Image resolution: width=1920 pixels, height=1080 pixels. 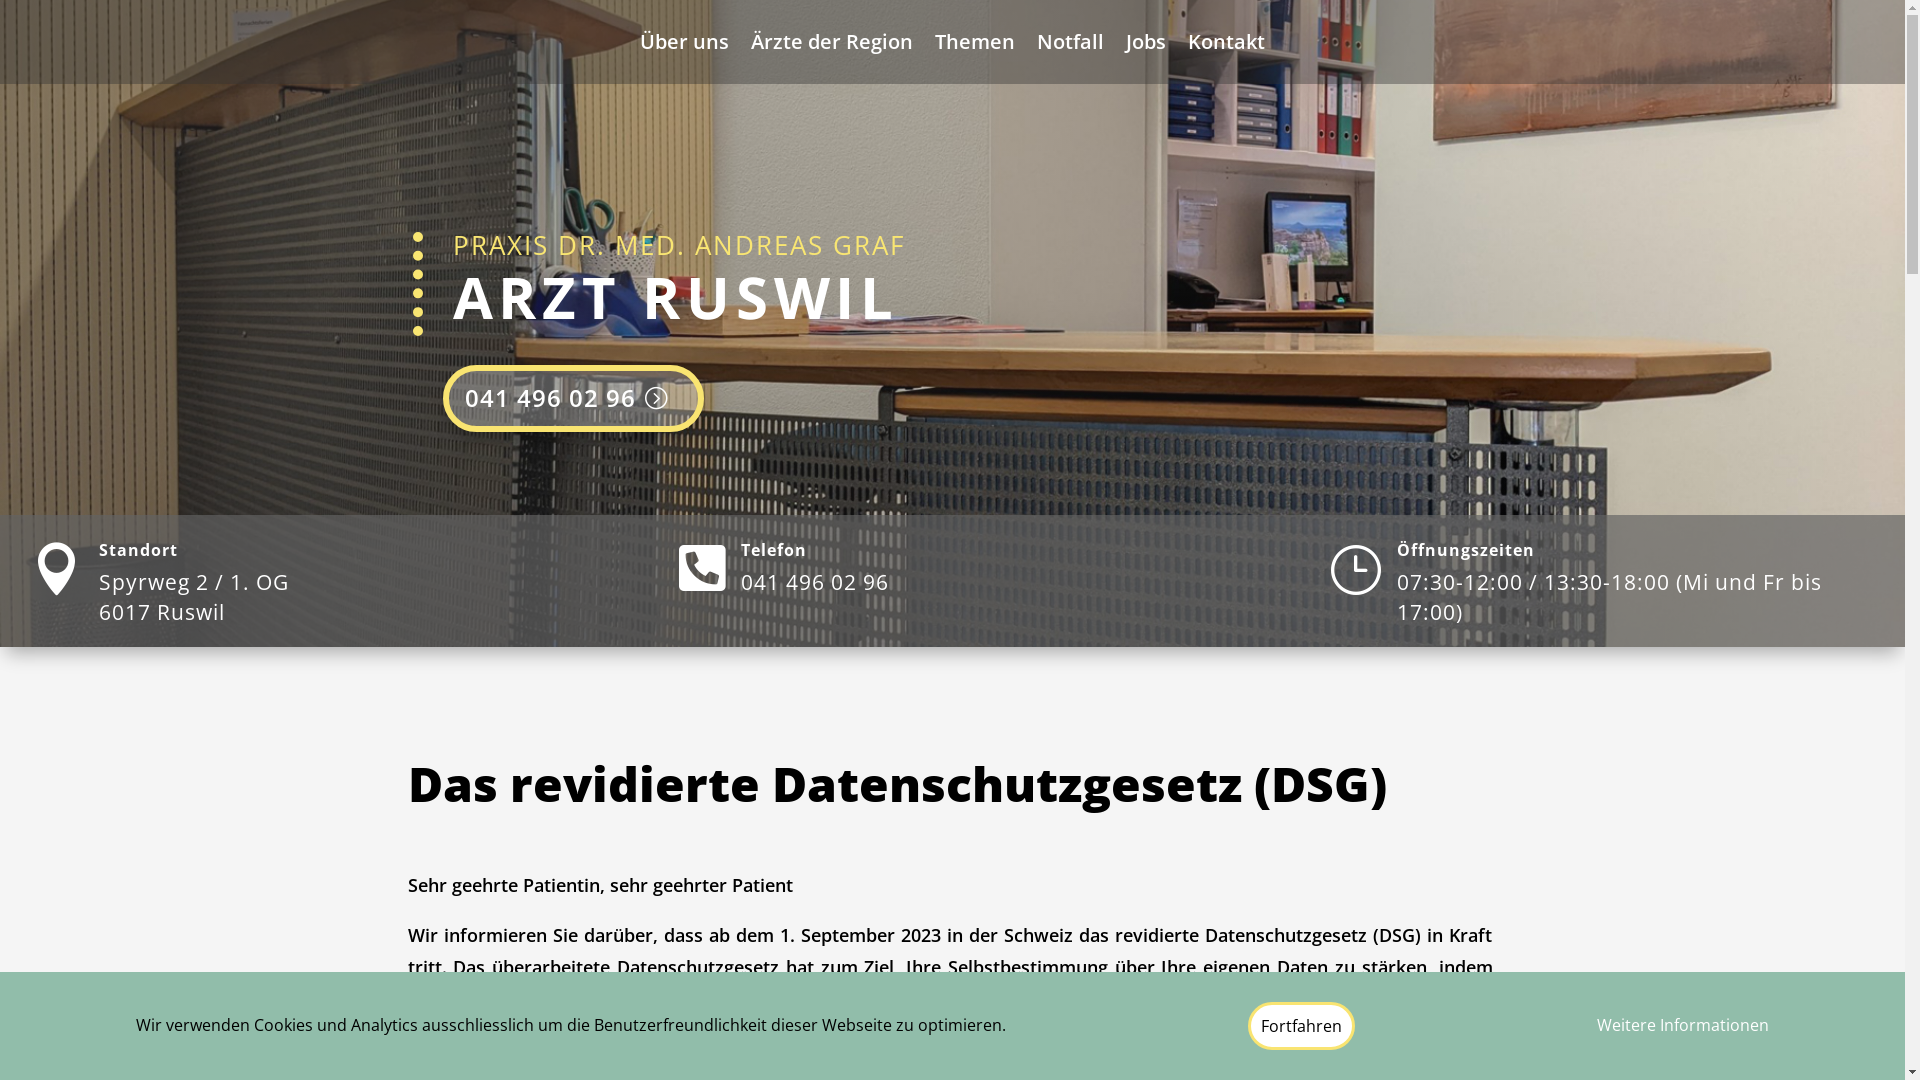 What do you see at coordinates (1301, 1026) in the screenshot?
I see `'Fortfahren'` at bounding box center [1301, 1026].